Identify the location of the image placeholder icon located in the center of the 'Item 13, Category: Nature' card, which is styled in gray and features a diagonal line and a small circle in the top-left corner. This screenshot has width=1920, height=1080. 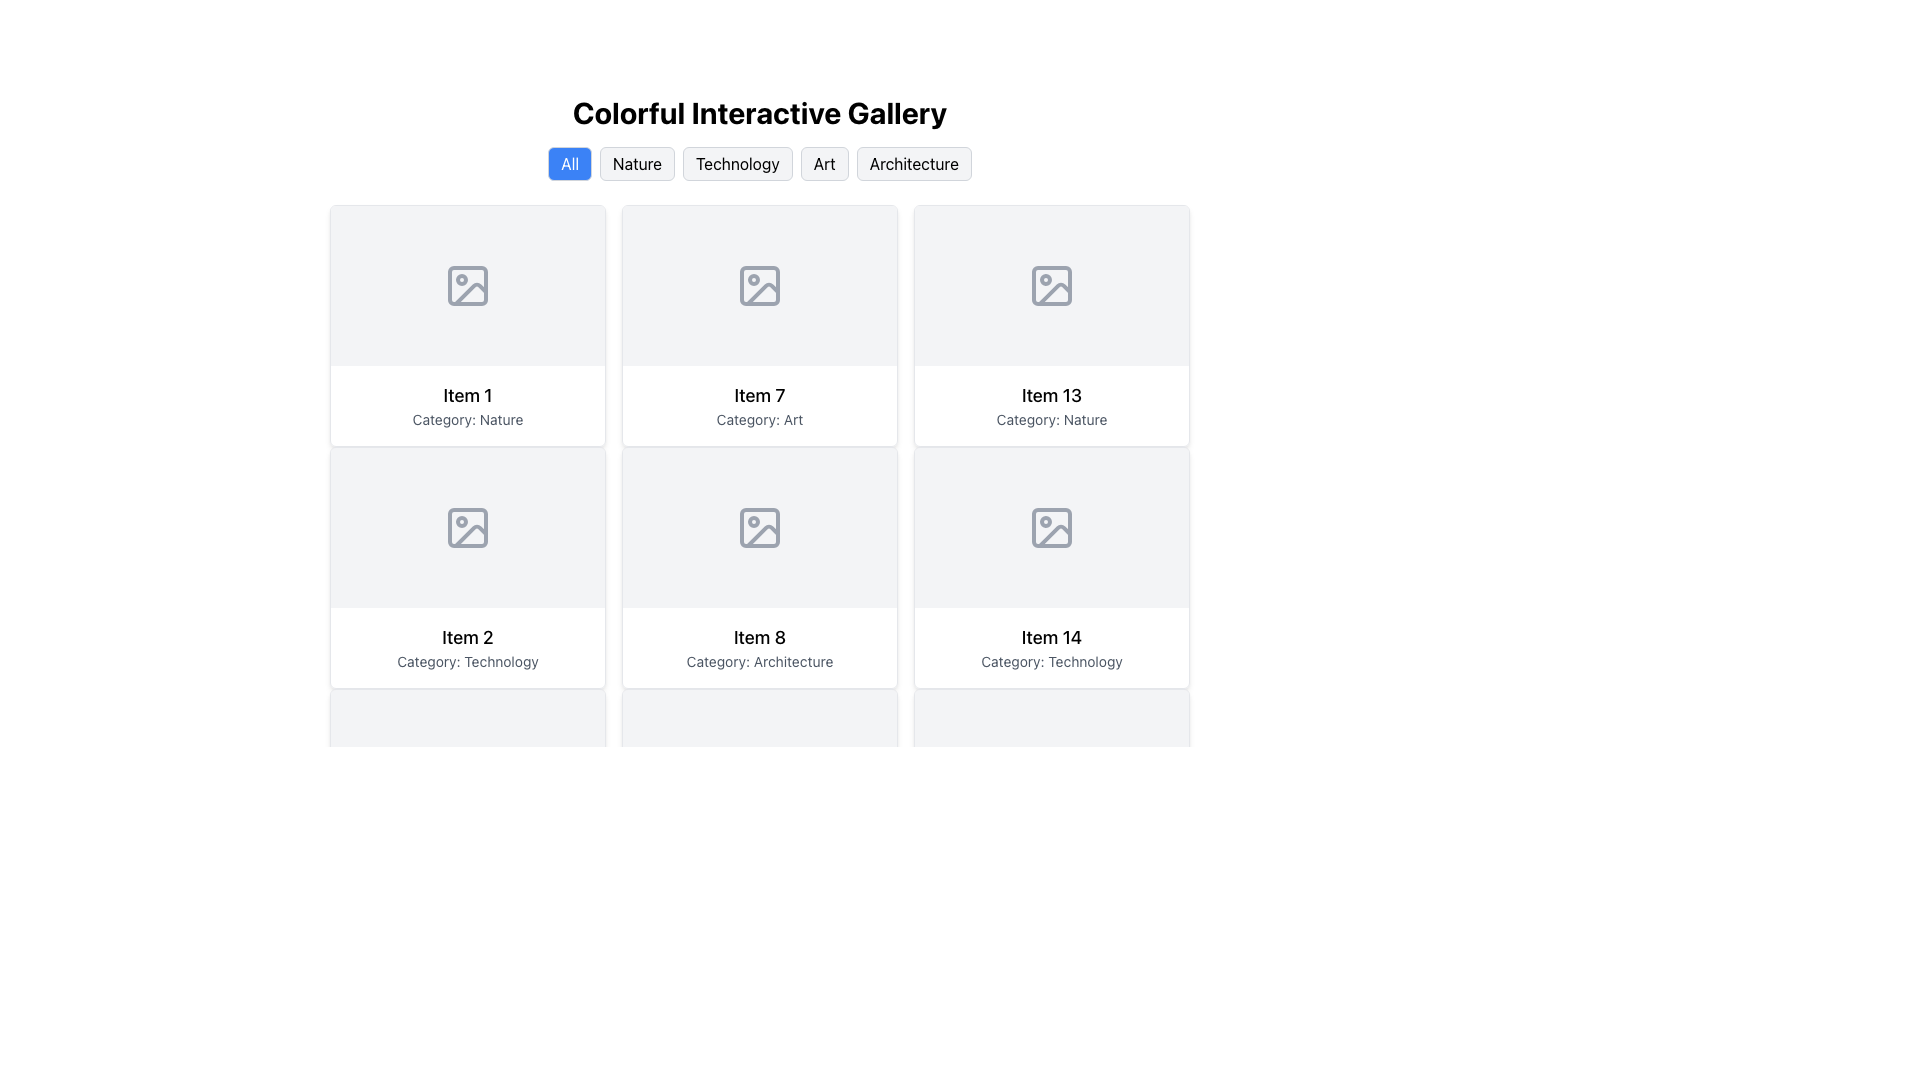
(1050, 285).